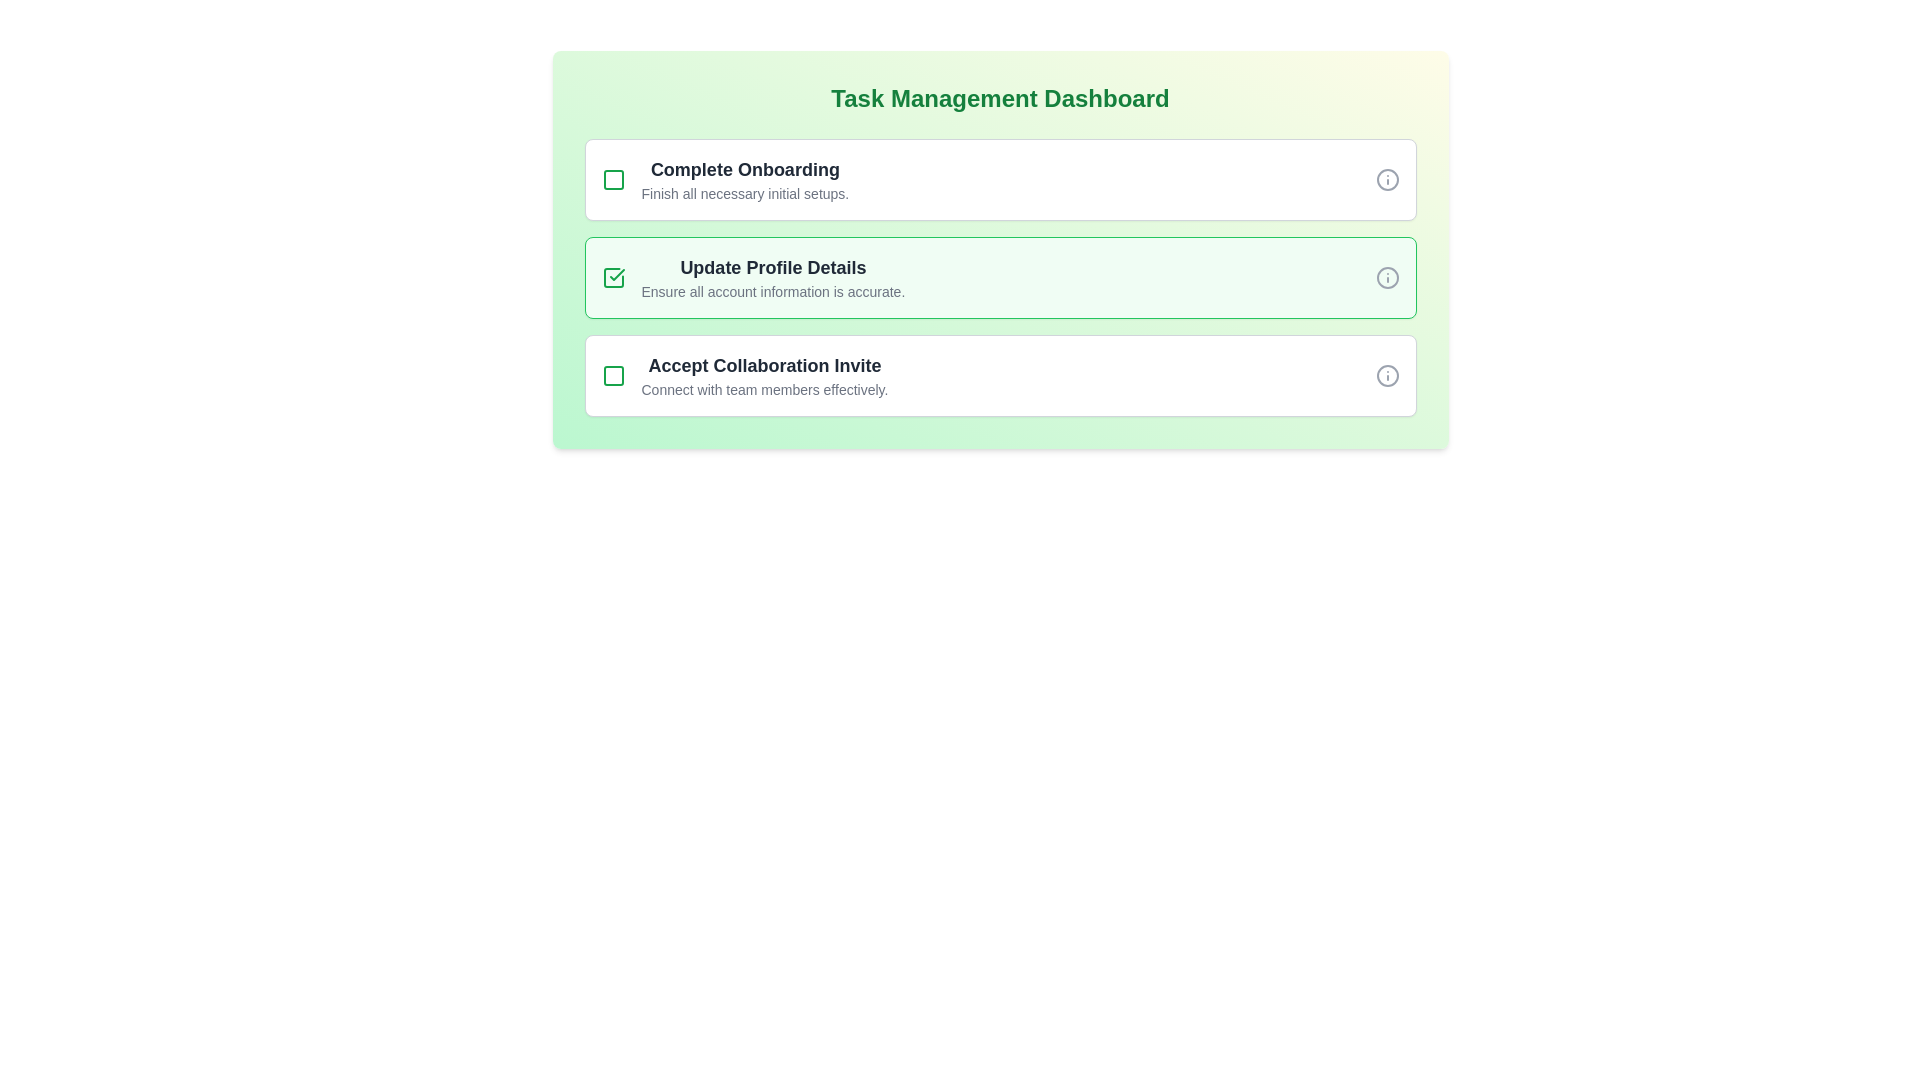  What do you see at coordinates (743, 375) in the screenshot?
I see `the checkbox of the task list item titled 'Accept Collaboration Invite' to mark the task as completed` at bounding box center [743, 375].